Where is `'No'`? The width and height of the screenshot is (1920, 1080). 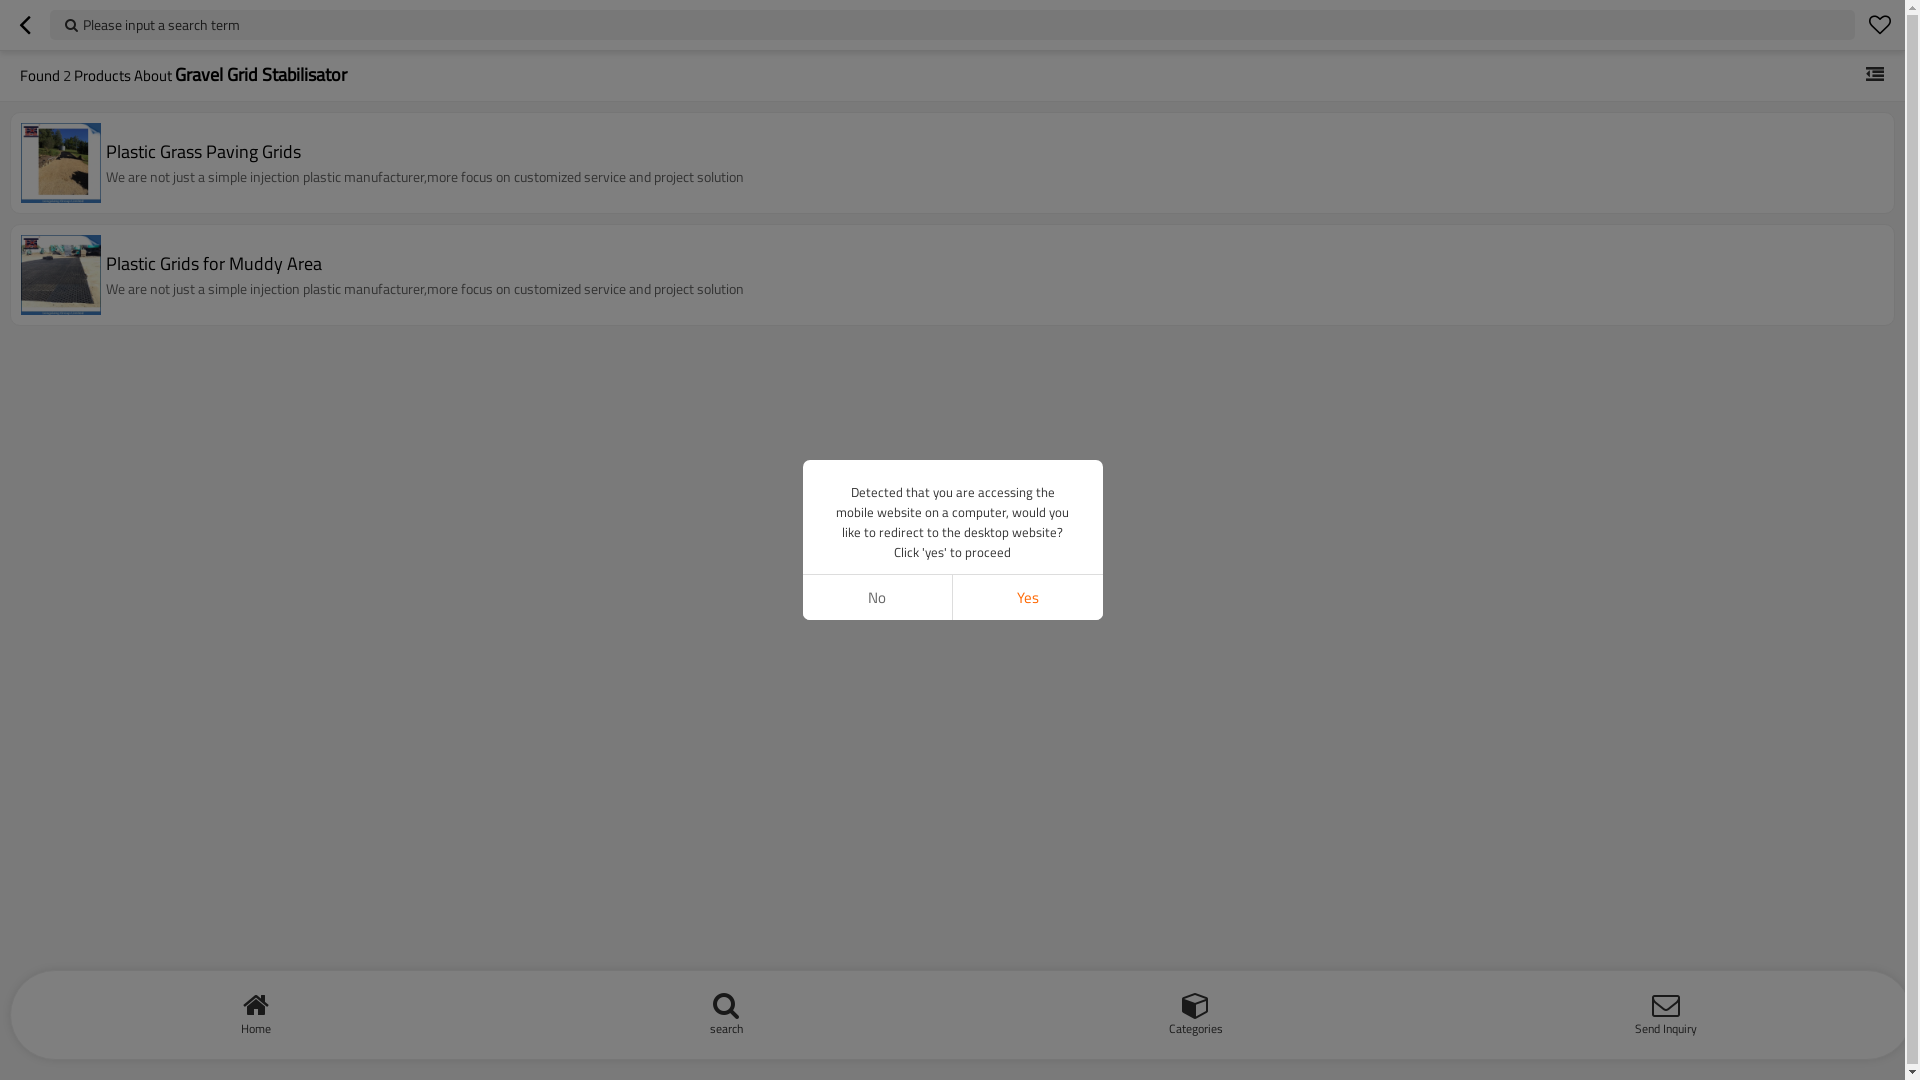
'No' is located at coordinates (801, 596).